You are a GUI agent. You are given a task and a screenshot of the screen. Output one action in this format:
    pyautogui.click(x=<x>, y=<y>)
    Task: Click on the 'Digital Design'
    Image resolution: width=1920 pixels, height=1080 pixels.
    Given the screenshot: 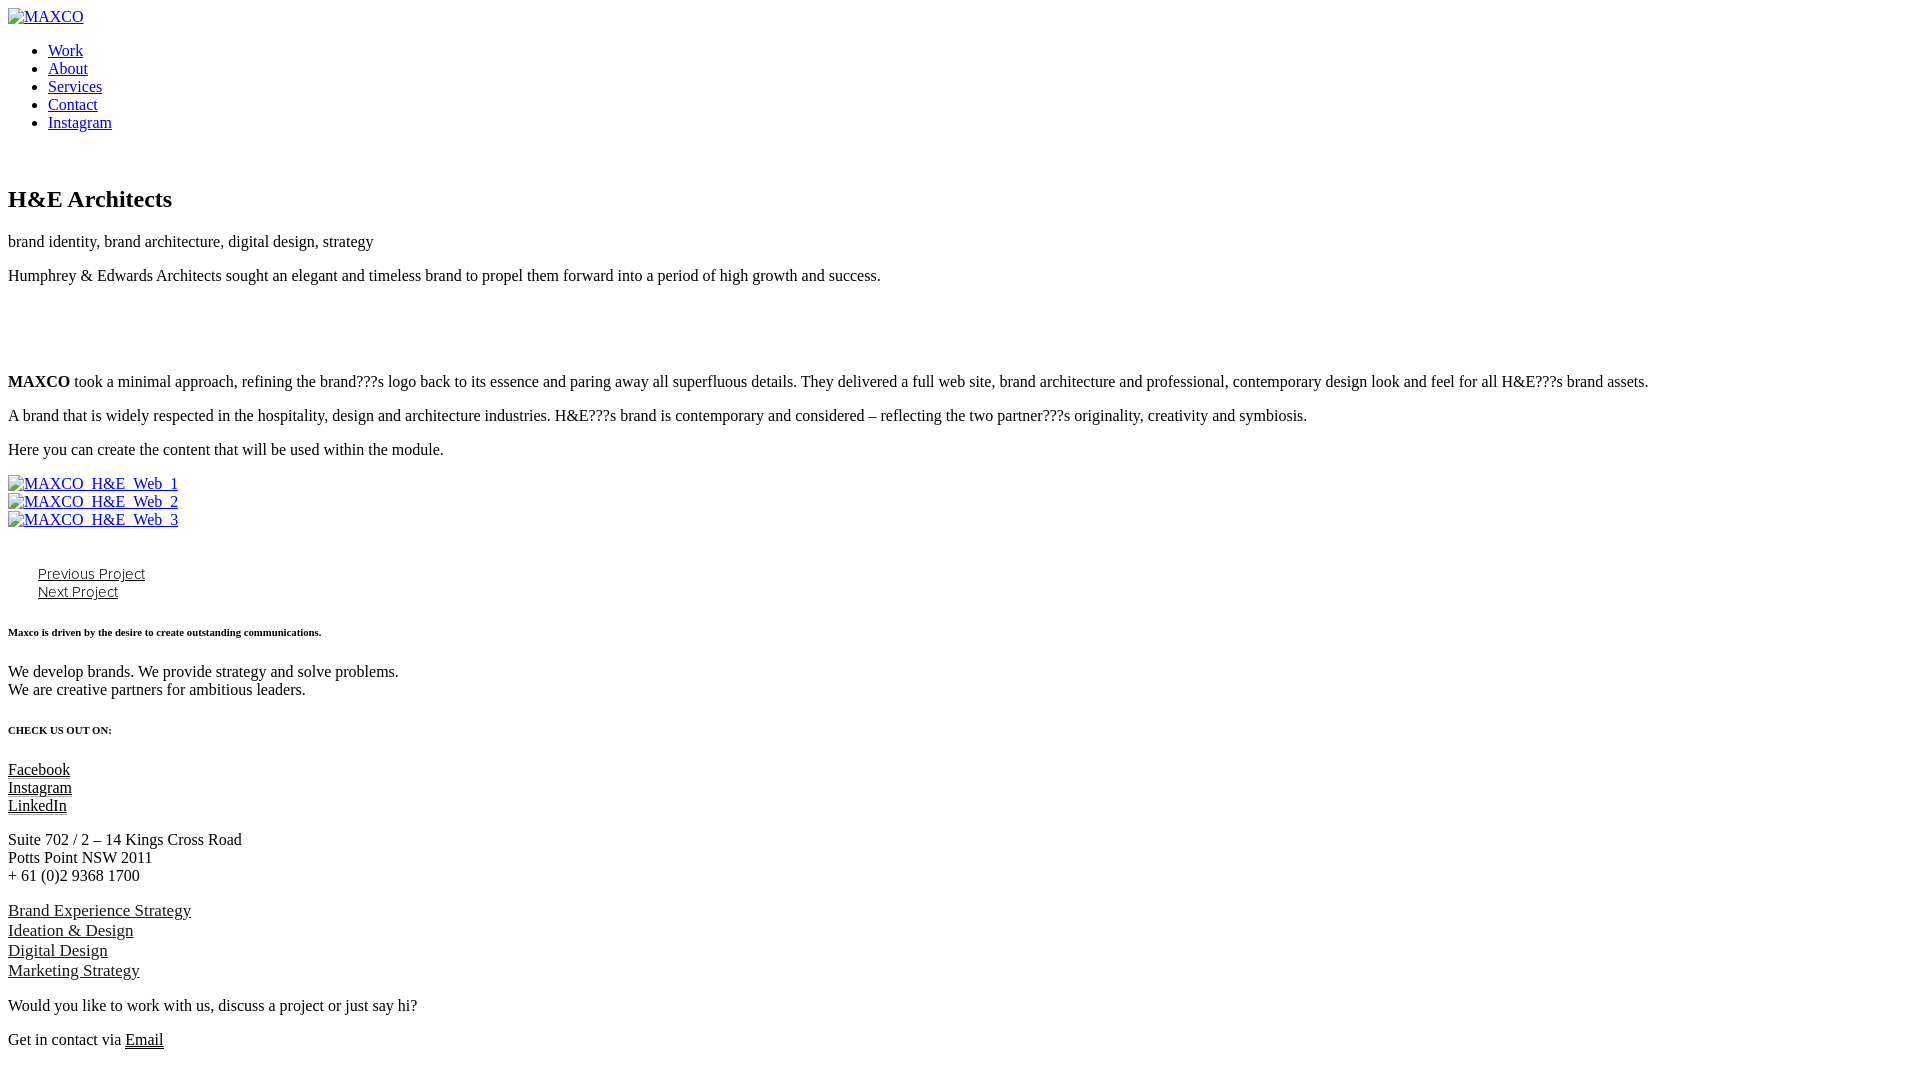 What is the action you would take?
    pyautogui.click(x=57, y=949)
    